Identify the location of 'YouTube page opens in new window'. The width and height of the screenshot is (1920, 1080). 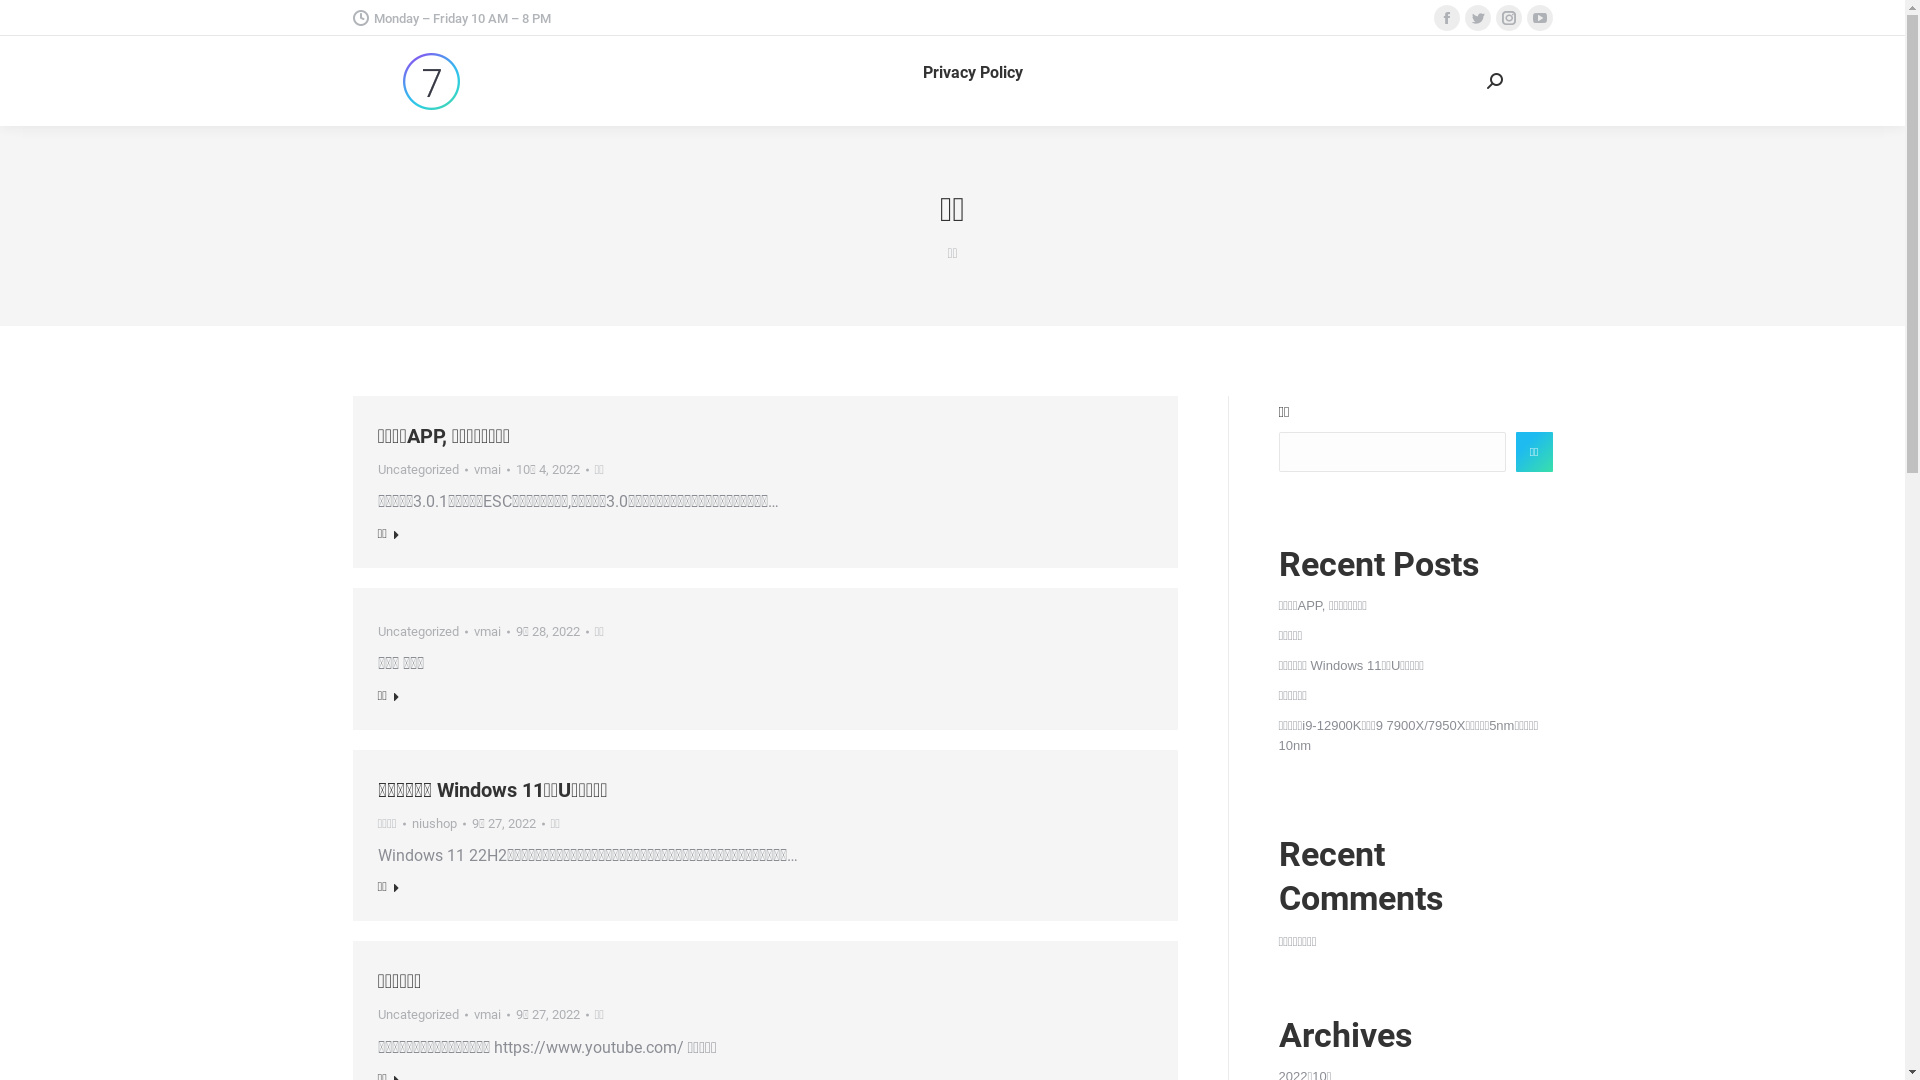
(1538, 18).